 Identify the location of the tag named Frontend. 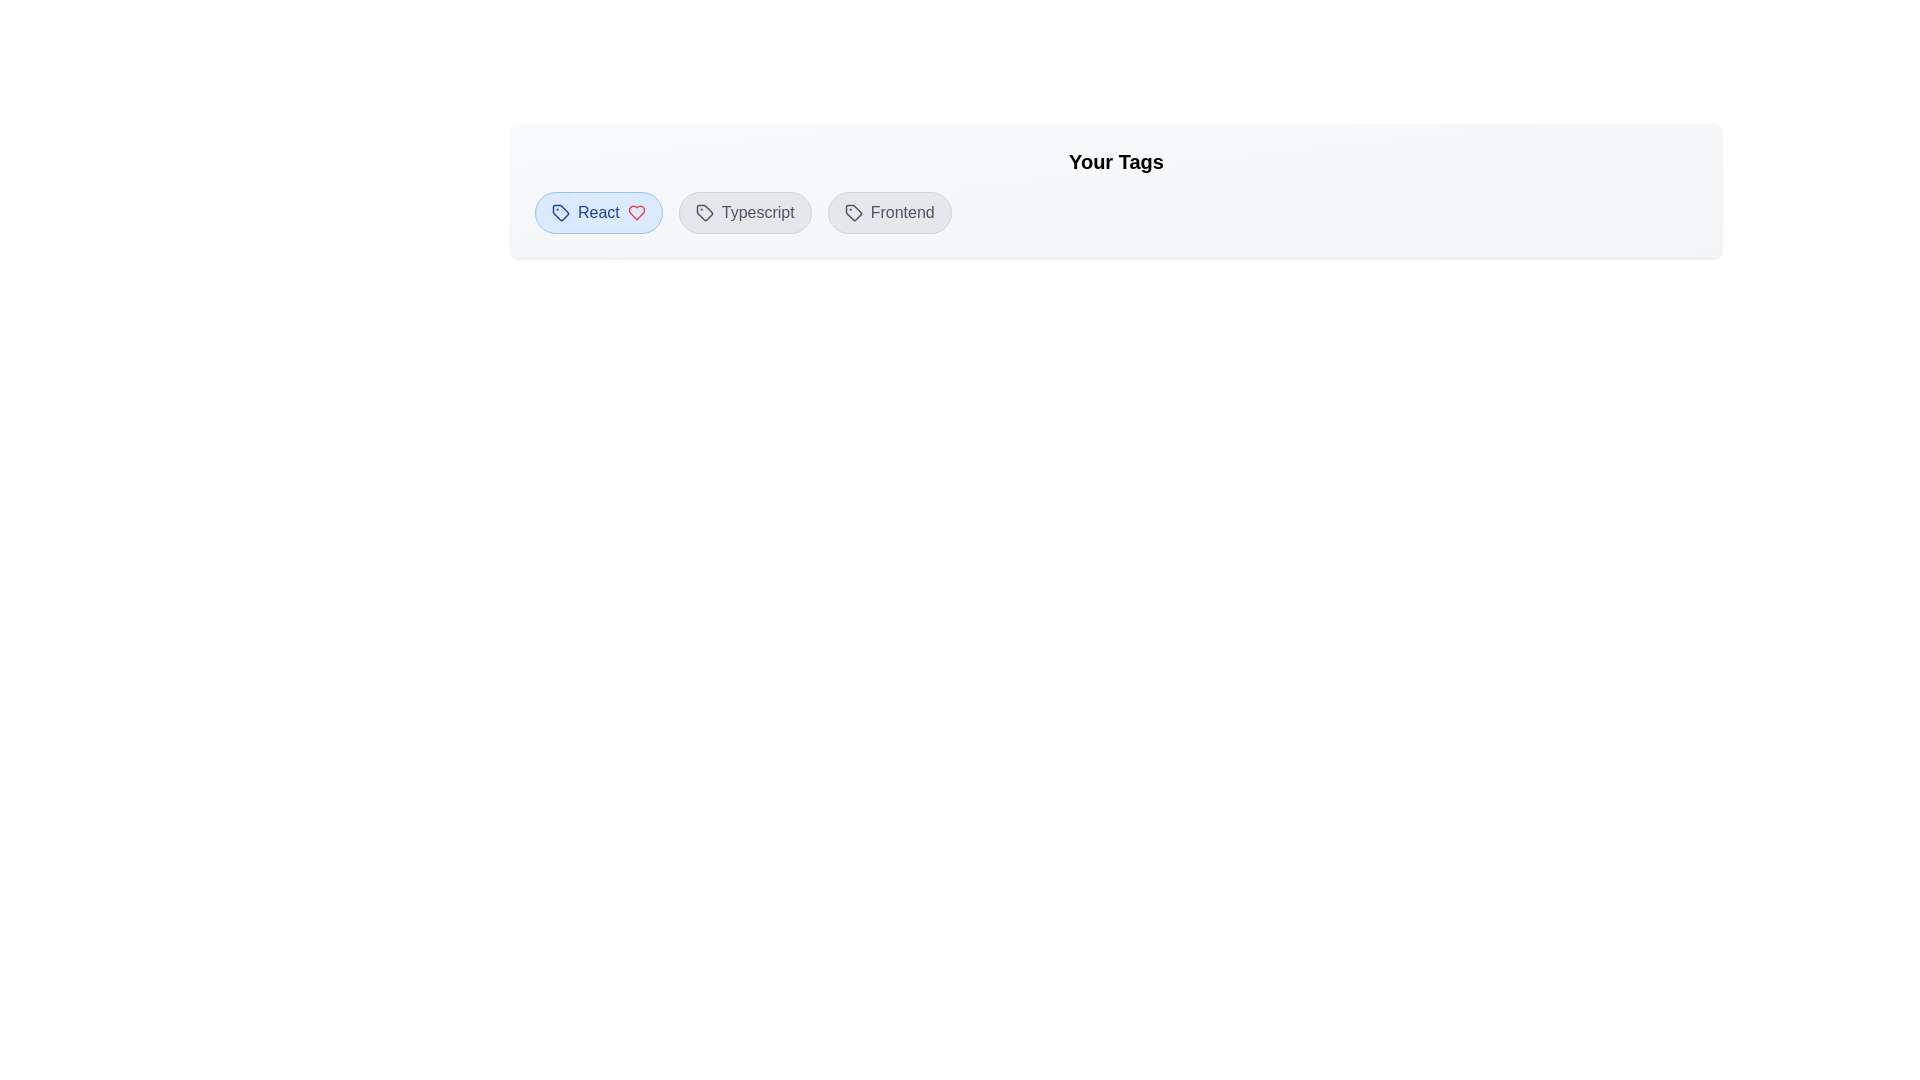
(888, 212).